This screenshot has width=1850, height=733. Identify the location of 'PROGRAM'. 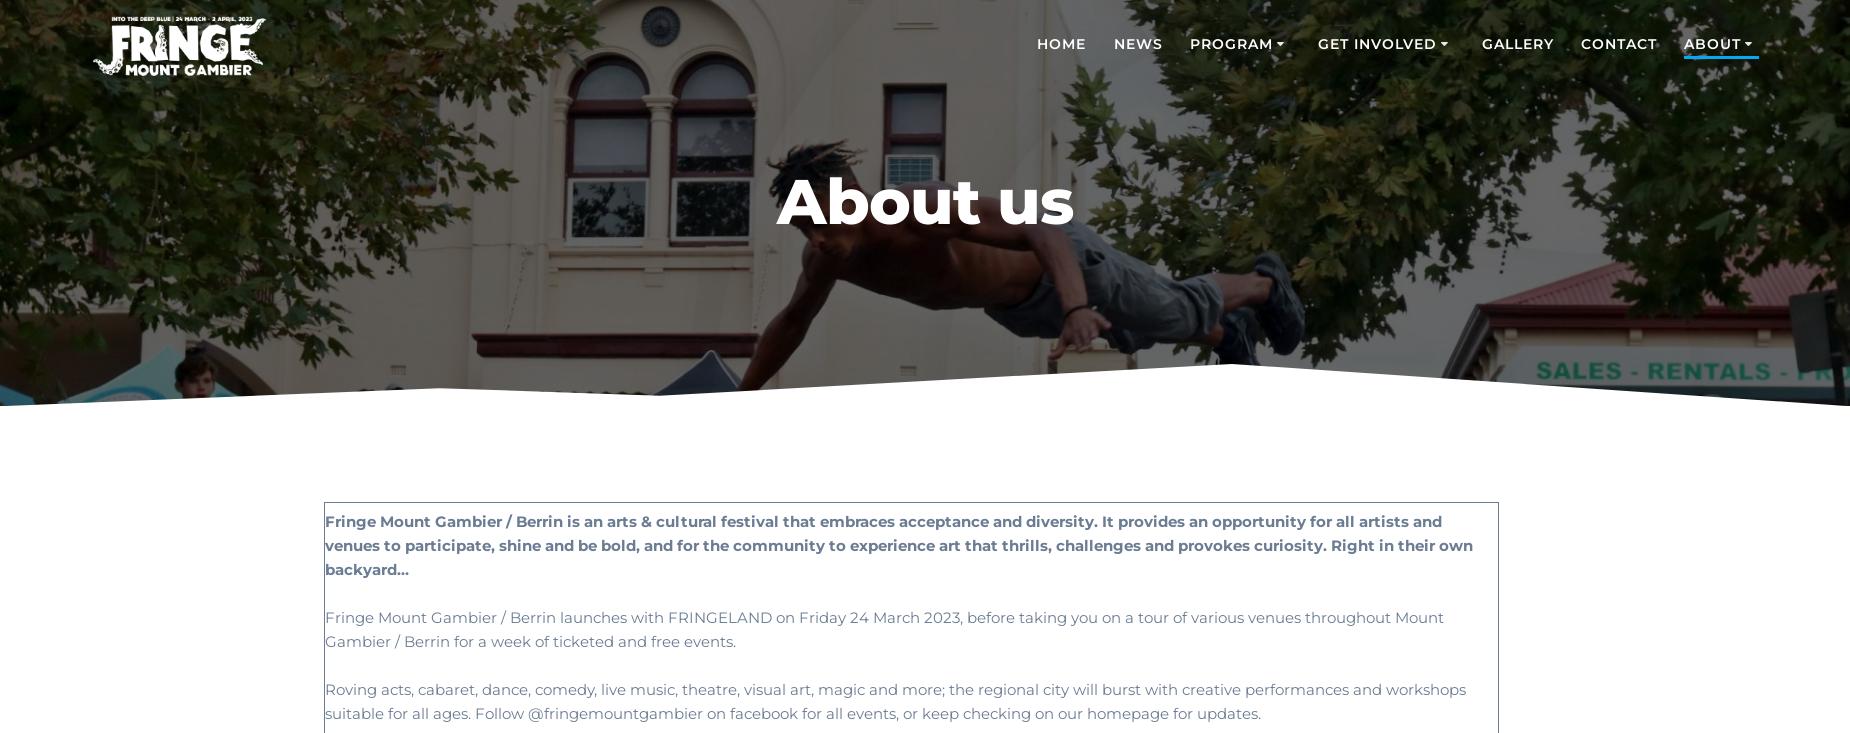
(1229, 42).